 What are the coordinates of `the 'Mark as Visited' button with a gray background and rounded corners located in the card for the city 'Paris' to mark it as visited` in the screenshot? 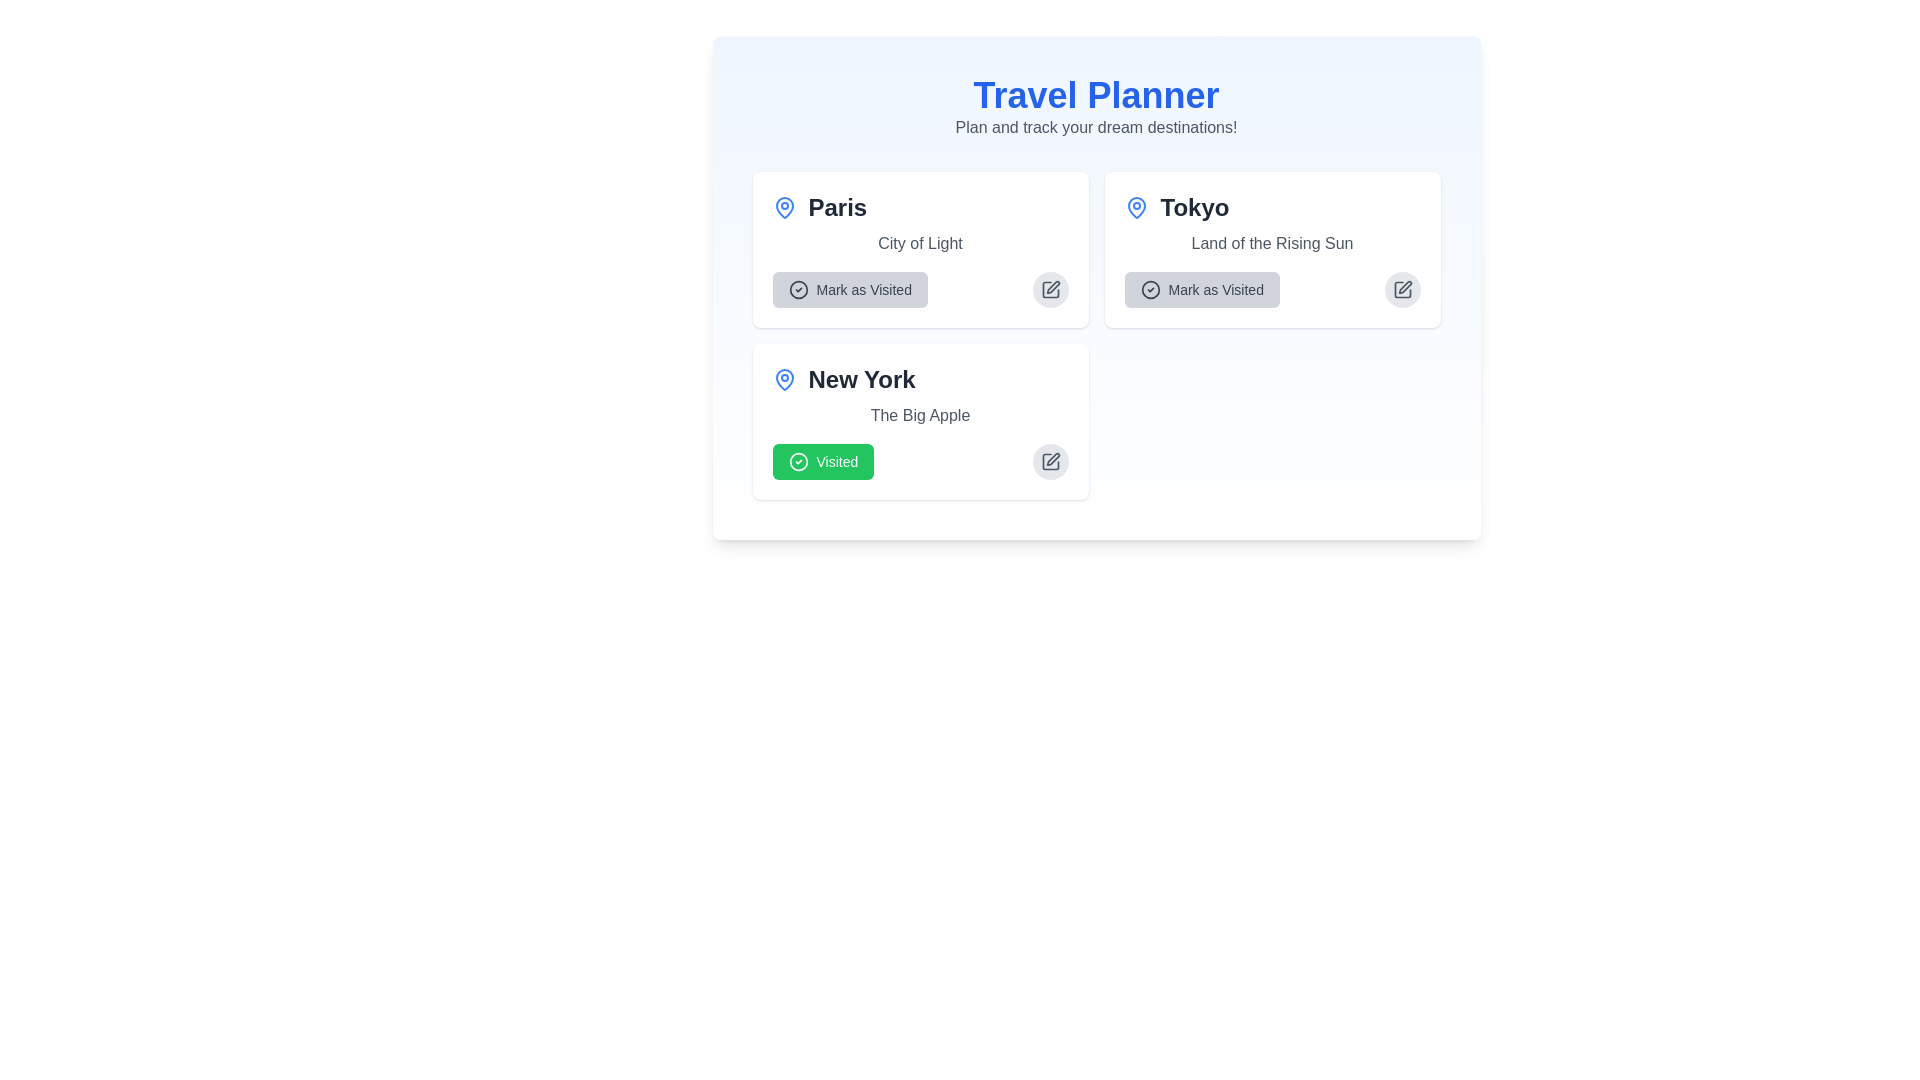 It's located at (850, 289).